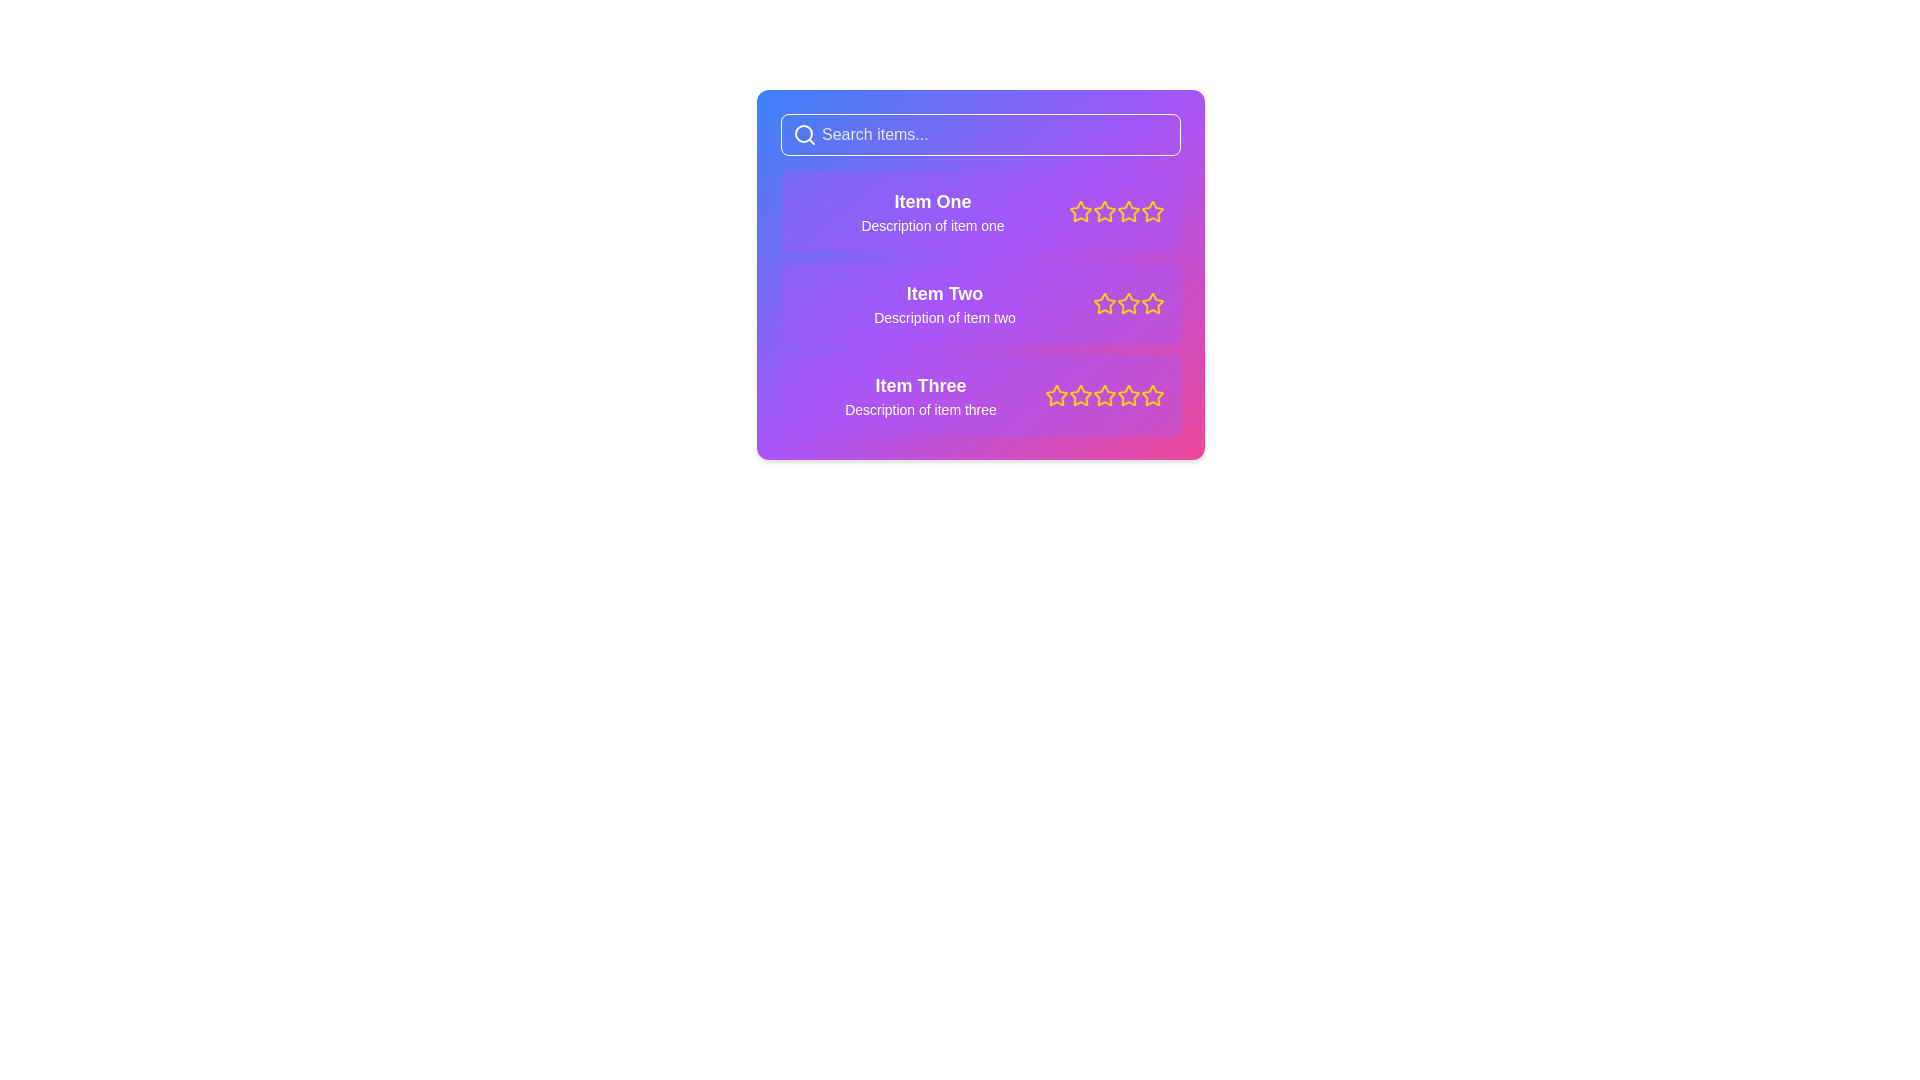 This screenshot has width=1920, height=1080. Describe the element at coordinates (1152, 211) in the screenshot. I see `the fifth yellow star-shaped icon in the rating row` at that location.